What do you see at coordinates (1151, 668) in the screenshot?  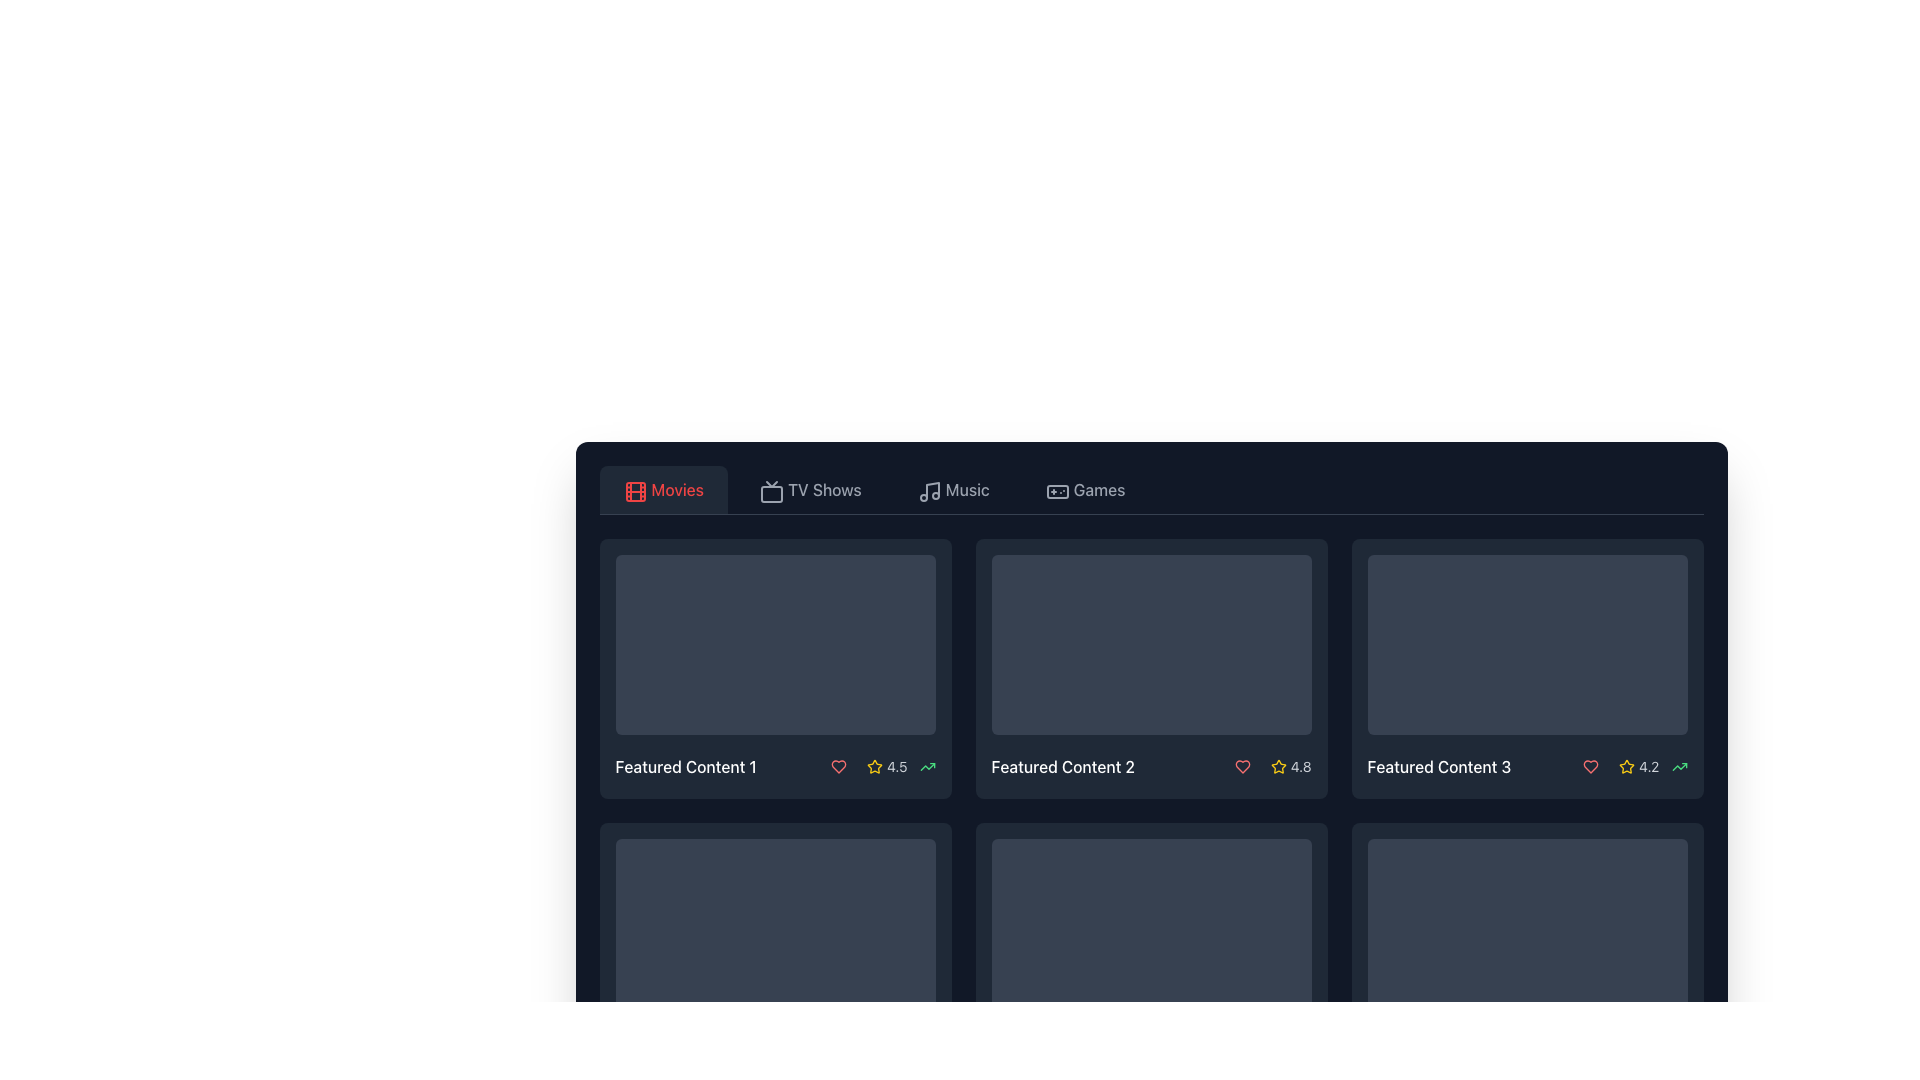 I see `the Content Card located in the second position of the first row of the grid layout` at bounding box center [1151, 668].